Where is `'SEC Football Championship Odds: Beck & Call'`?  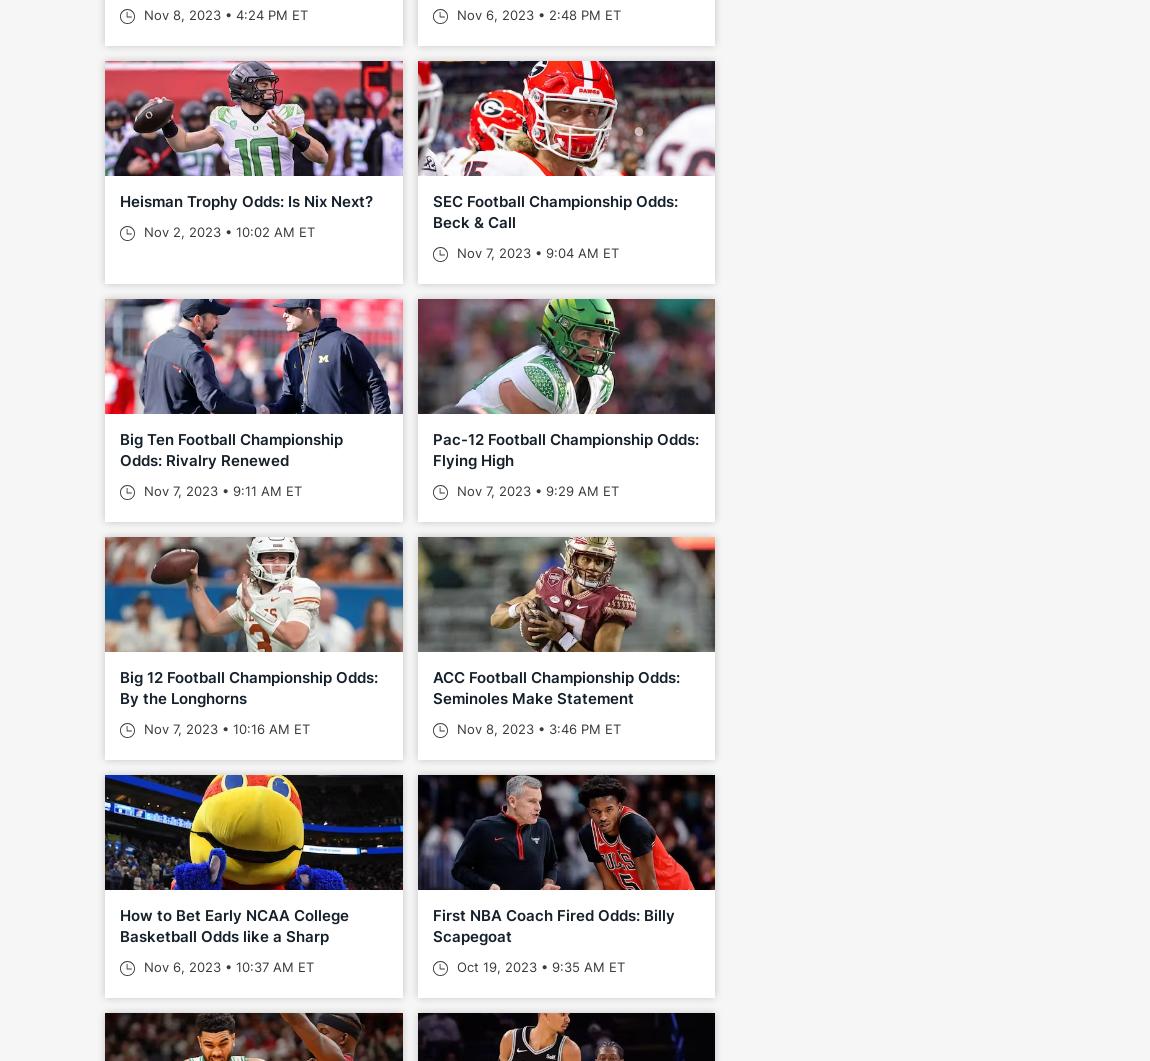
'SEC Football Championship Odds: Beck & Call' is located at coordinates (554, 210).